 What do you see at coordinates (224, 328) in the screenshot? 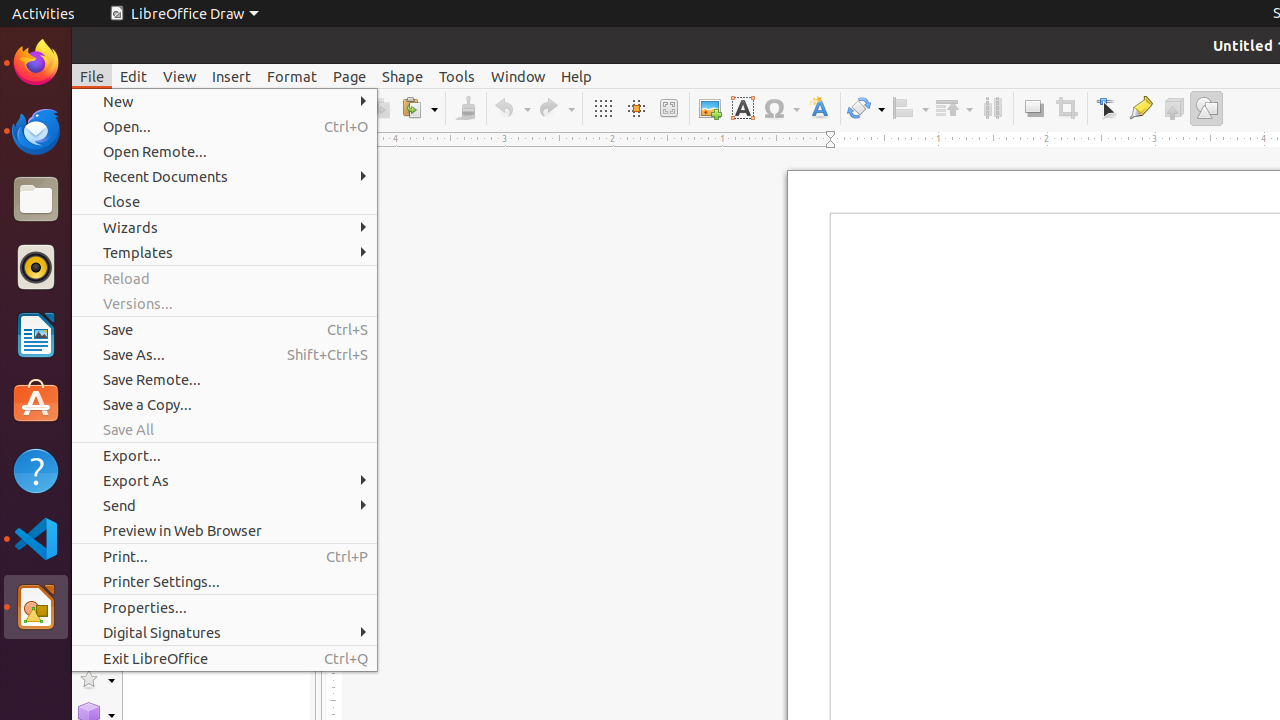
I see `'Save'` at bounding box center [224, 328].